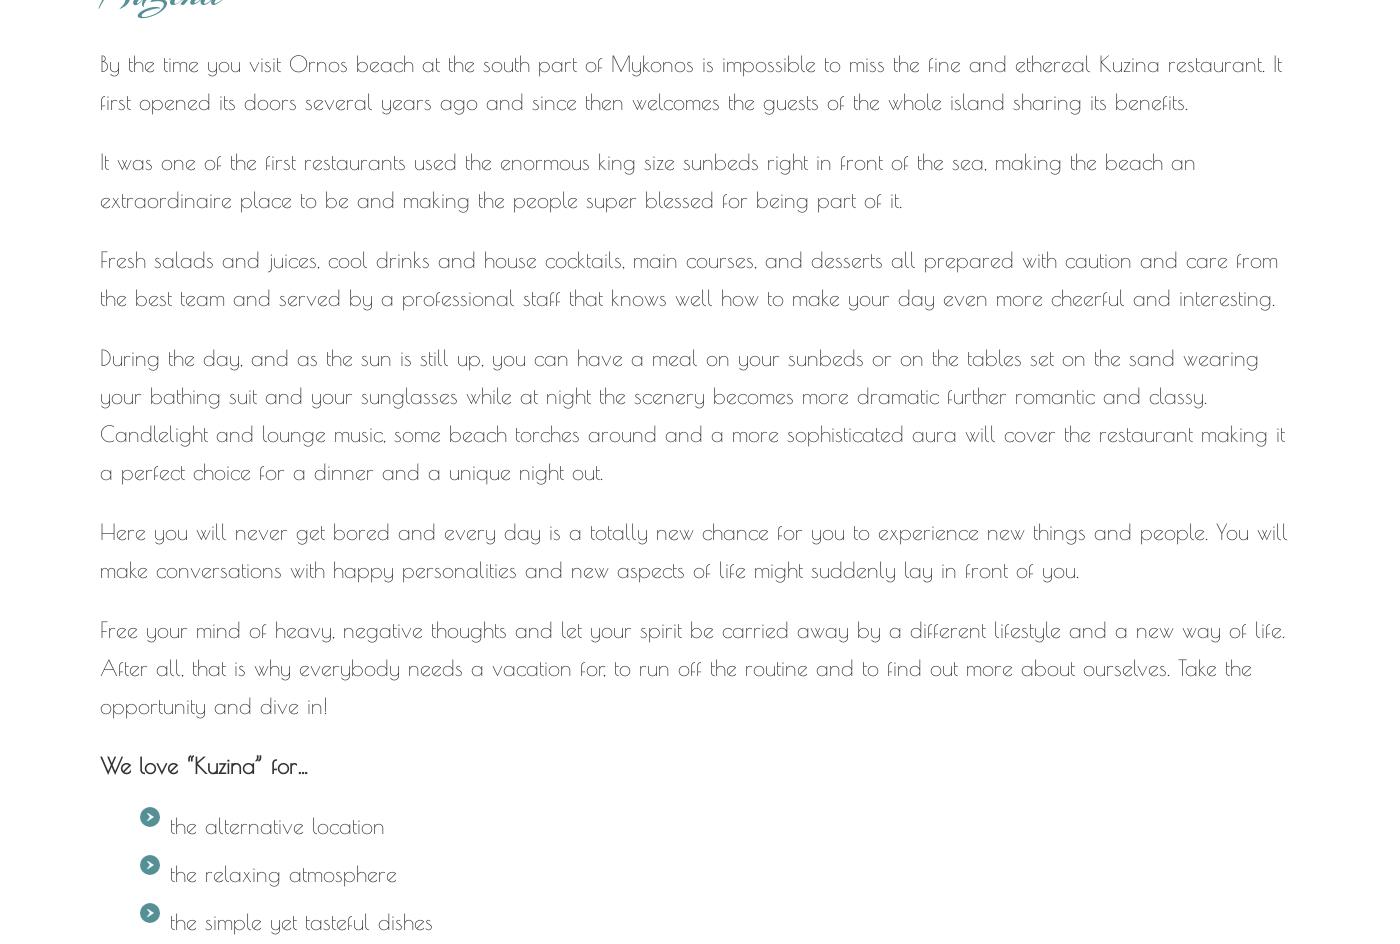  What do you see at coordinates (648, 179) in the screenshot?
I see `'It was one of the first restaurants used the enormous king size sunbeds right in front of the sea, making the beach an extraordinaire place to be and making the people super blessed for being part of it.'` at bounding box center [648, 179].